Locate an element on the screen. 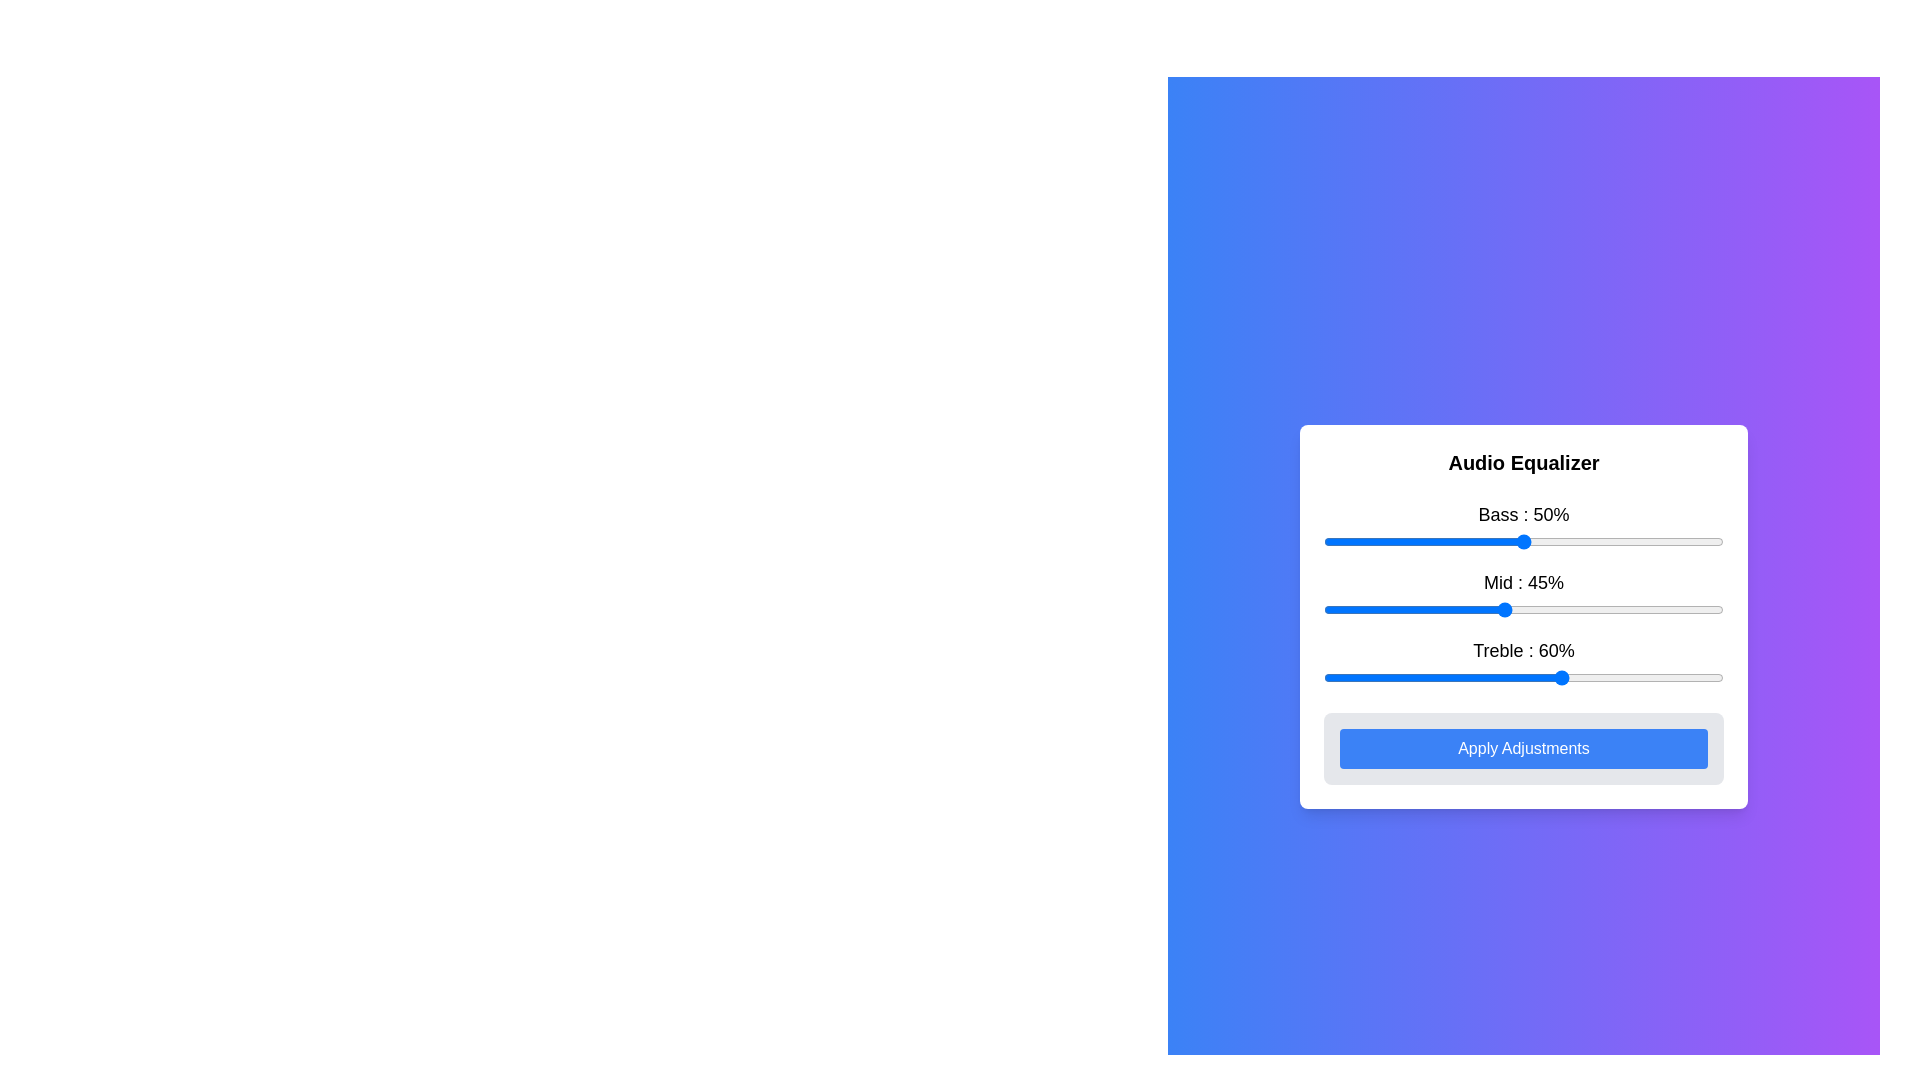  the 'Apply Adjustments' button is located at coordinates (1522, 748).